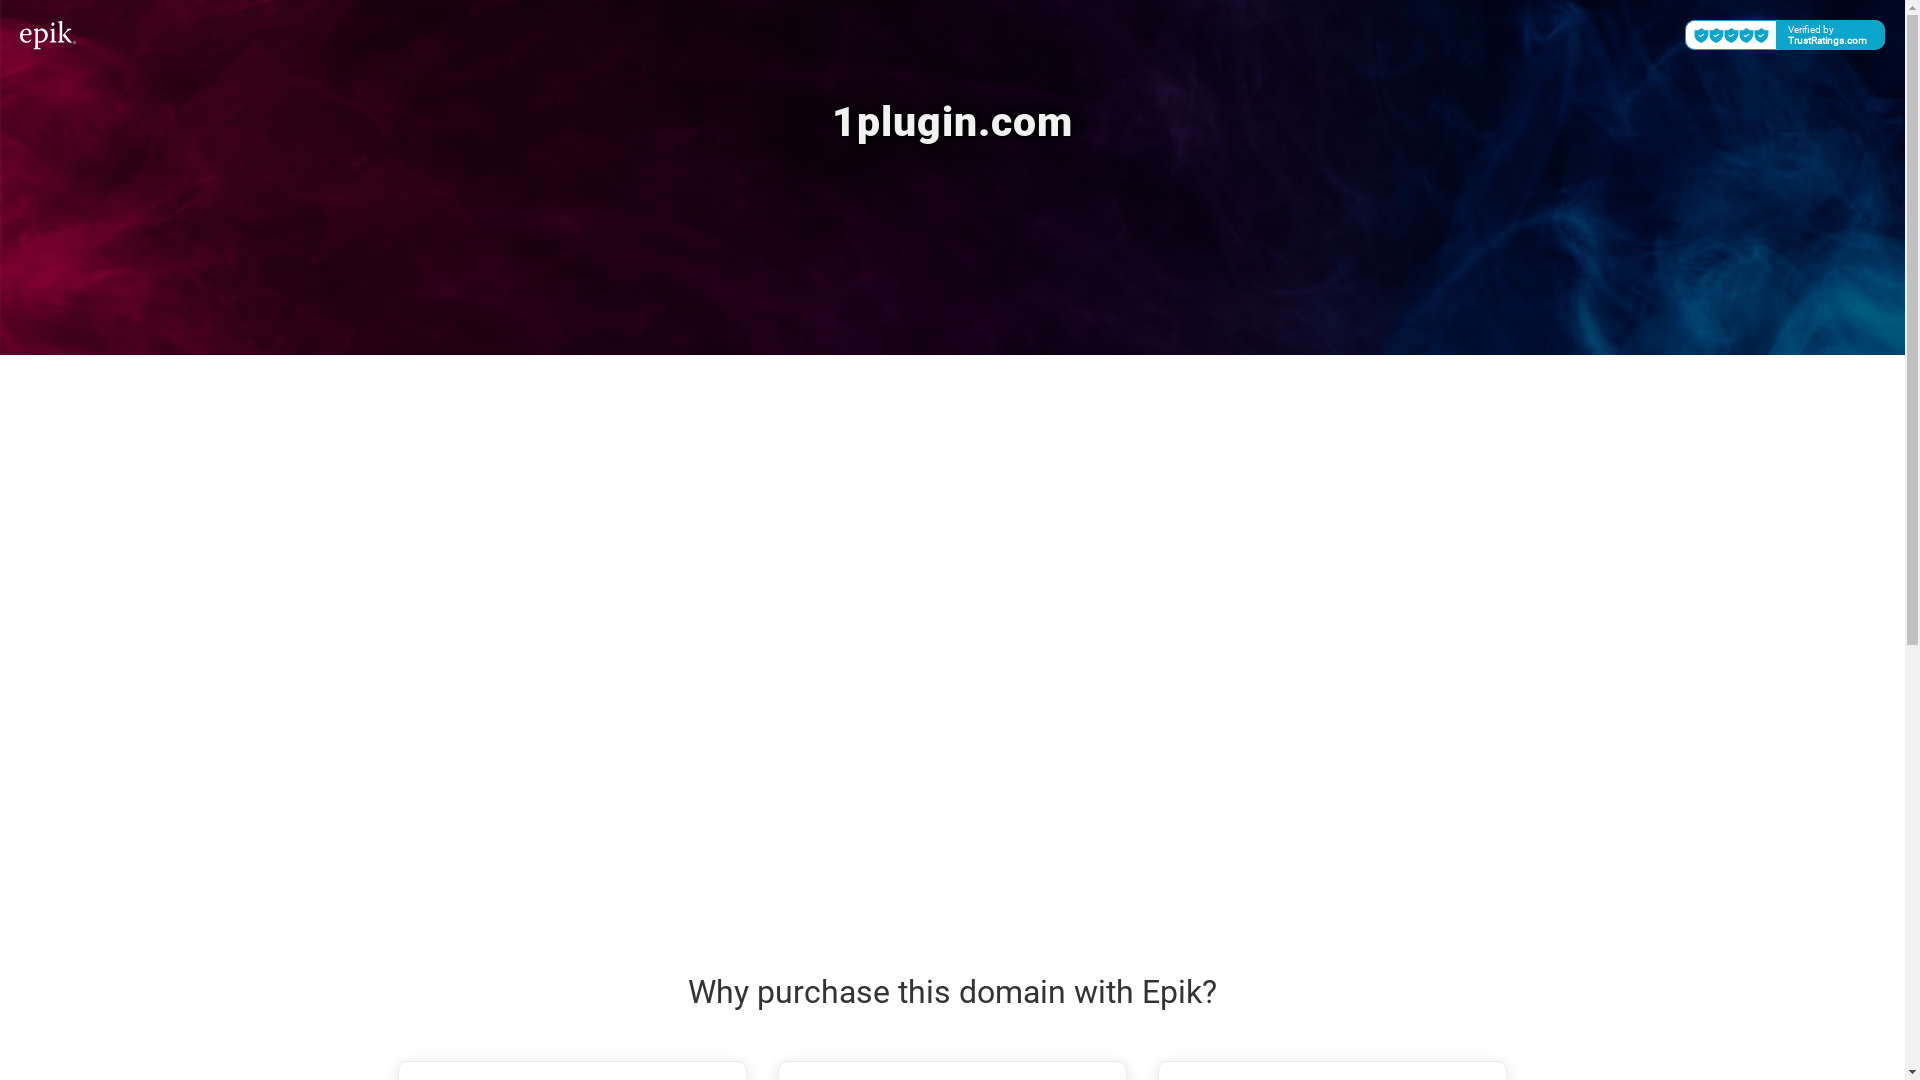  I want to click on 'Verified by TrustRatings.com', so click(1785, 34).